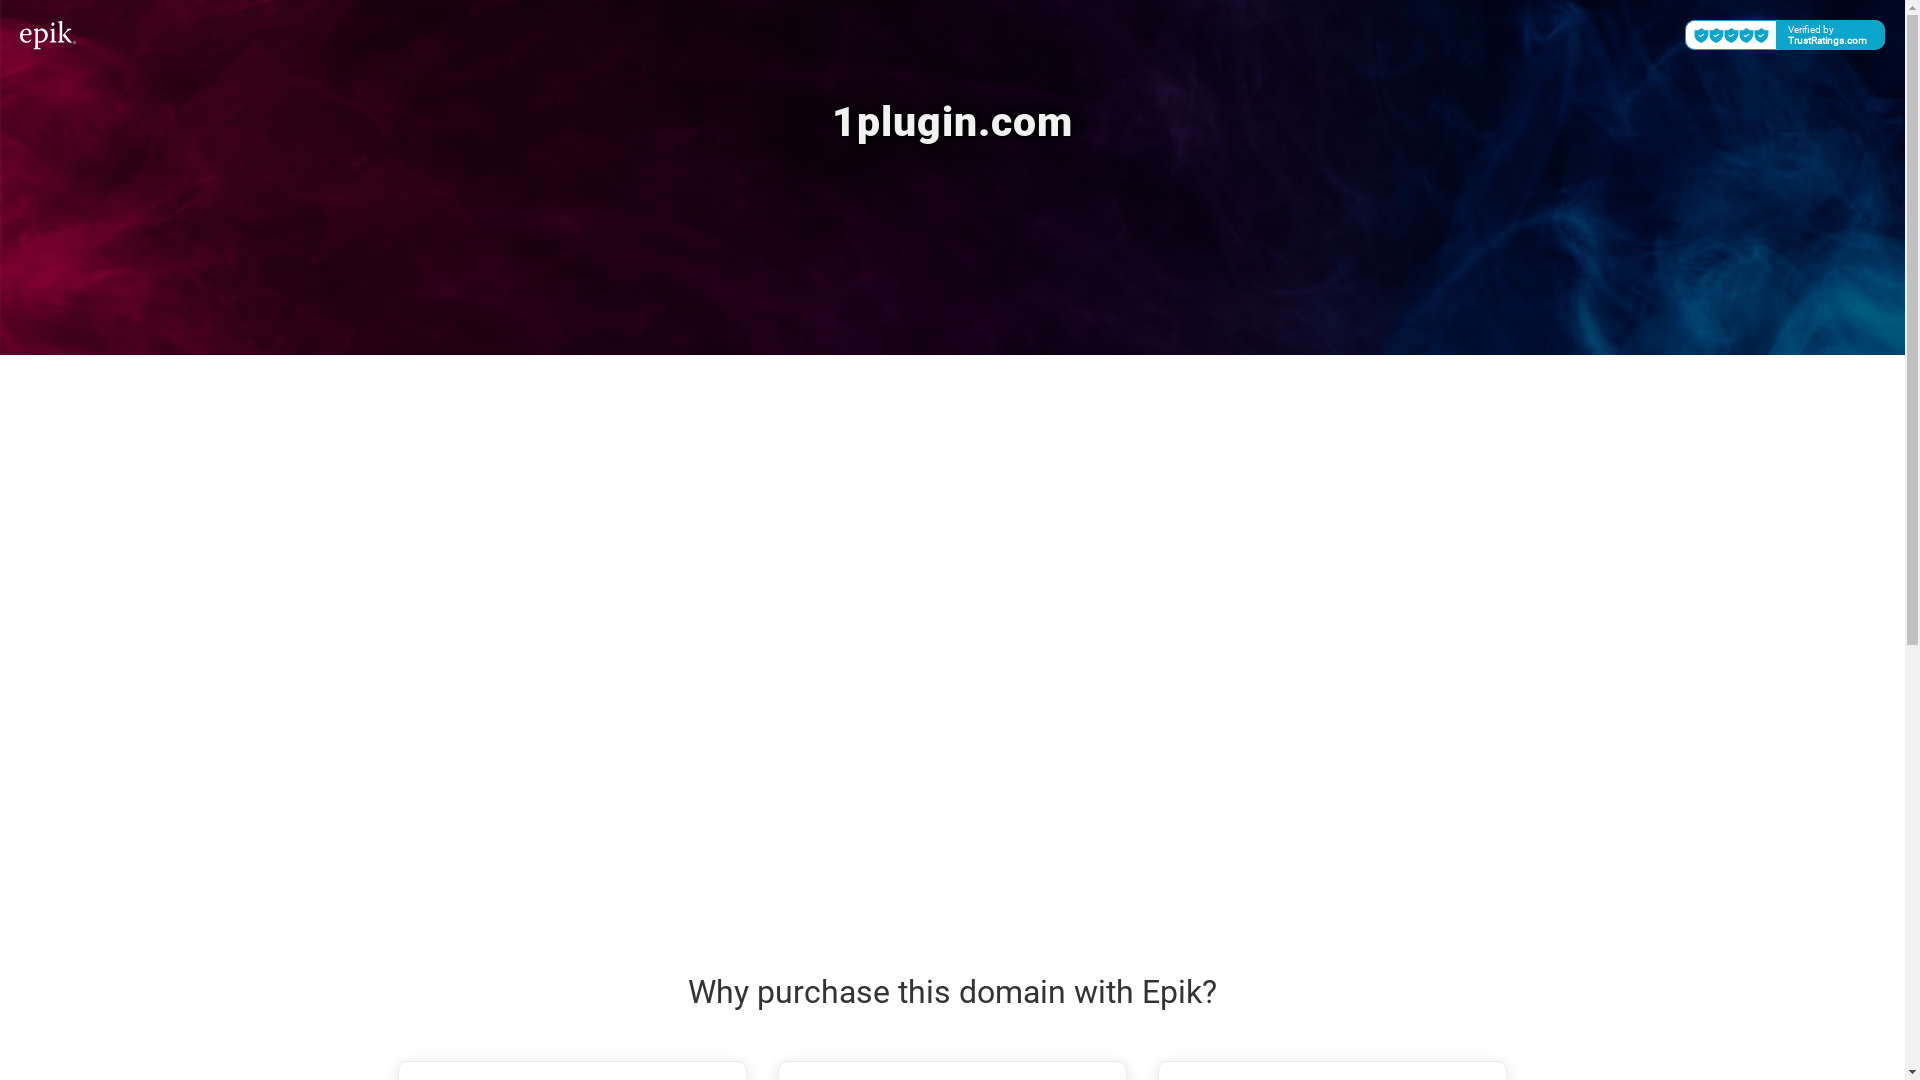  I want to click on 'Verified by TrustRatings.com', so click(1785, 34).